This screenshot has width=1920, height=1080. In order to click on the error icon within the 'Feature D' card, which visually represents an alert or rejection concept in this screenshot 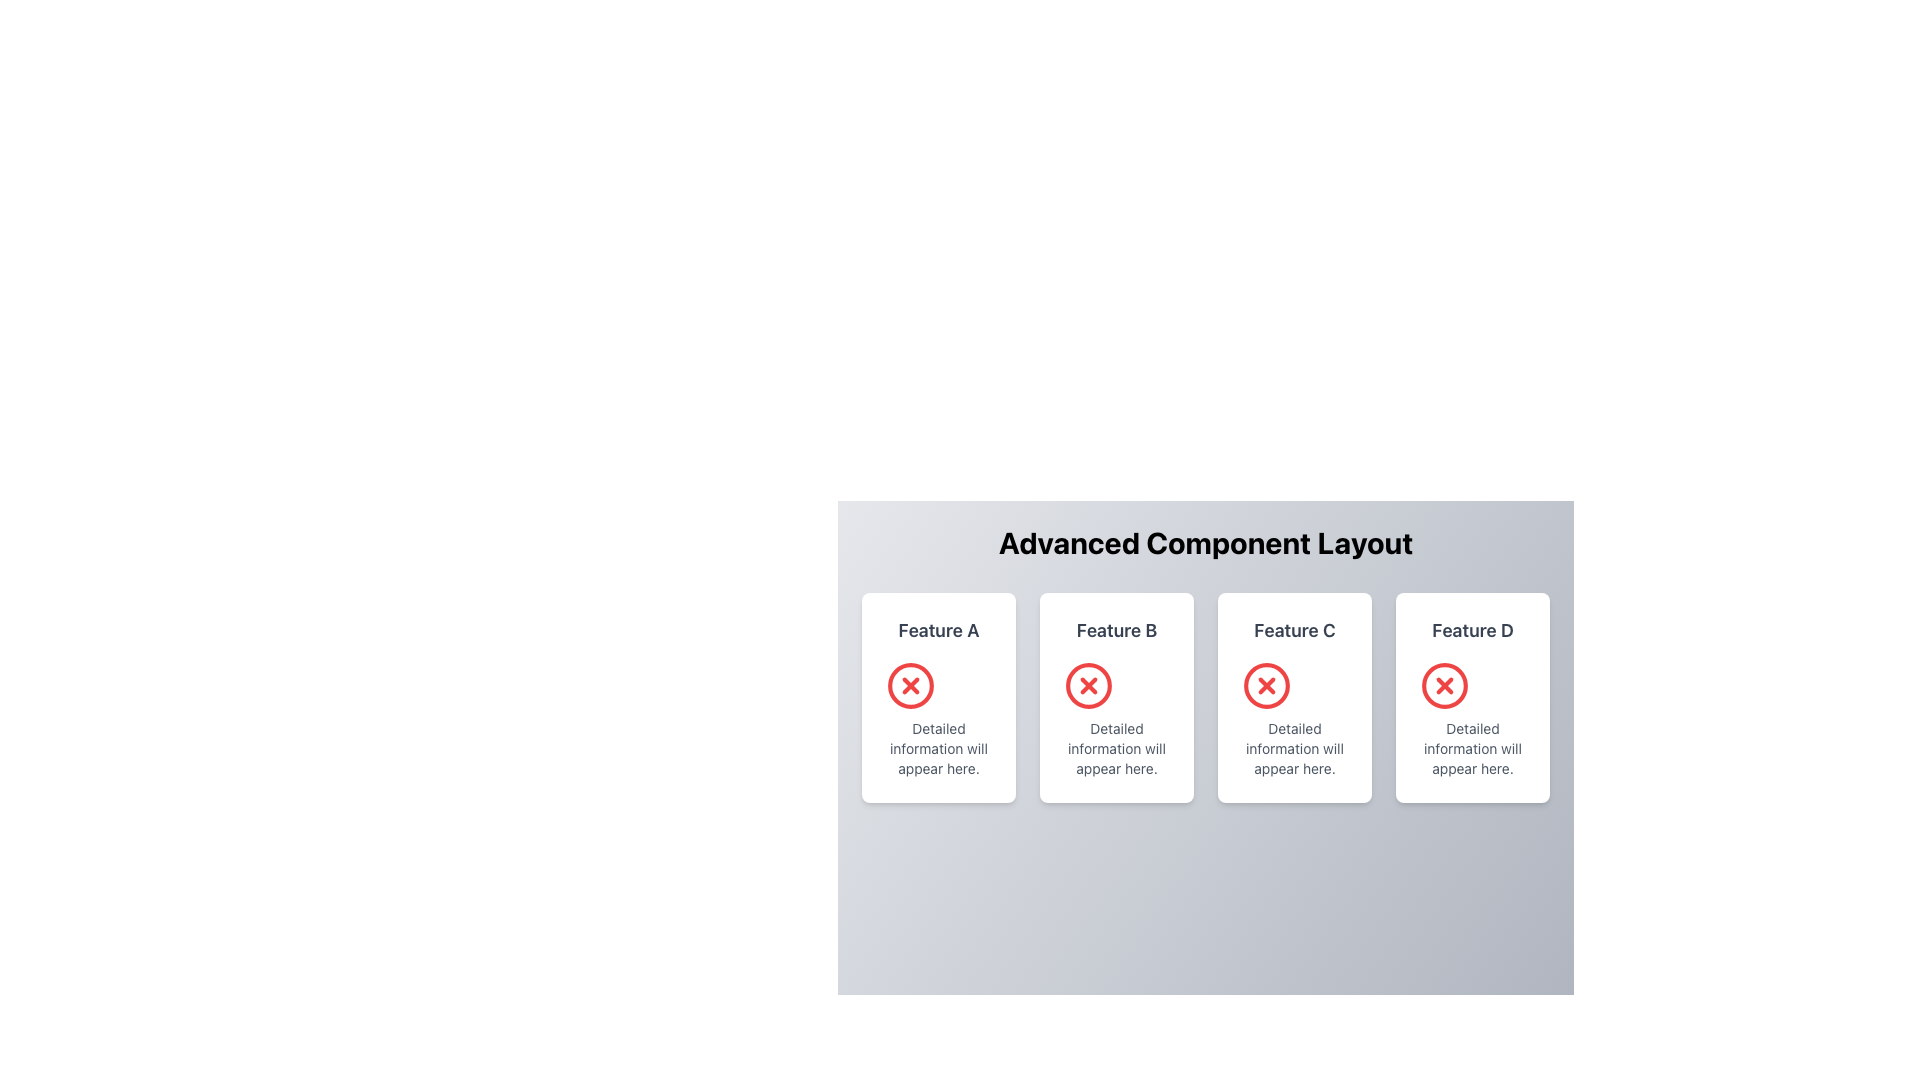, I will do `click(1444, 685)`.